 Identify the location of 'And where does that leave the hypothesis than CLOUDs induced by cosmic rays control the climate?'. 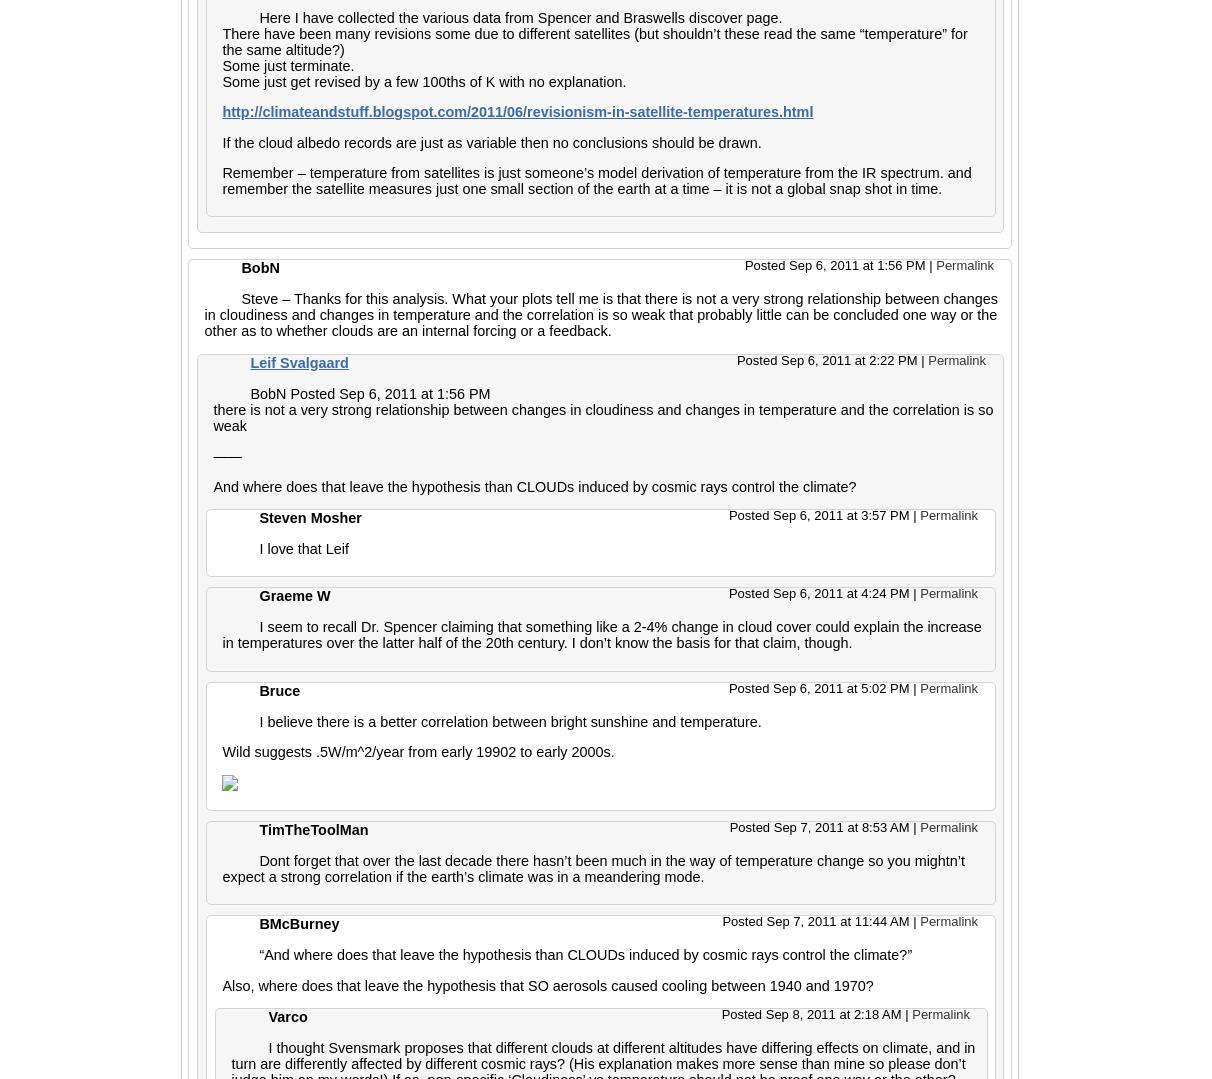
(534, 484).